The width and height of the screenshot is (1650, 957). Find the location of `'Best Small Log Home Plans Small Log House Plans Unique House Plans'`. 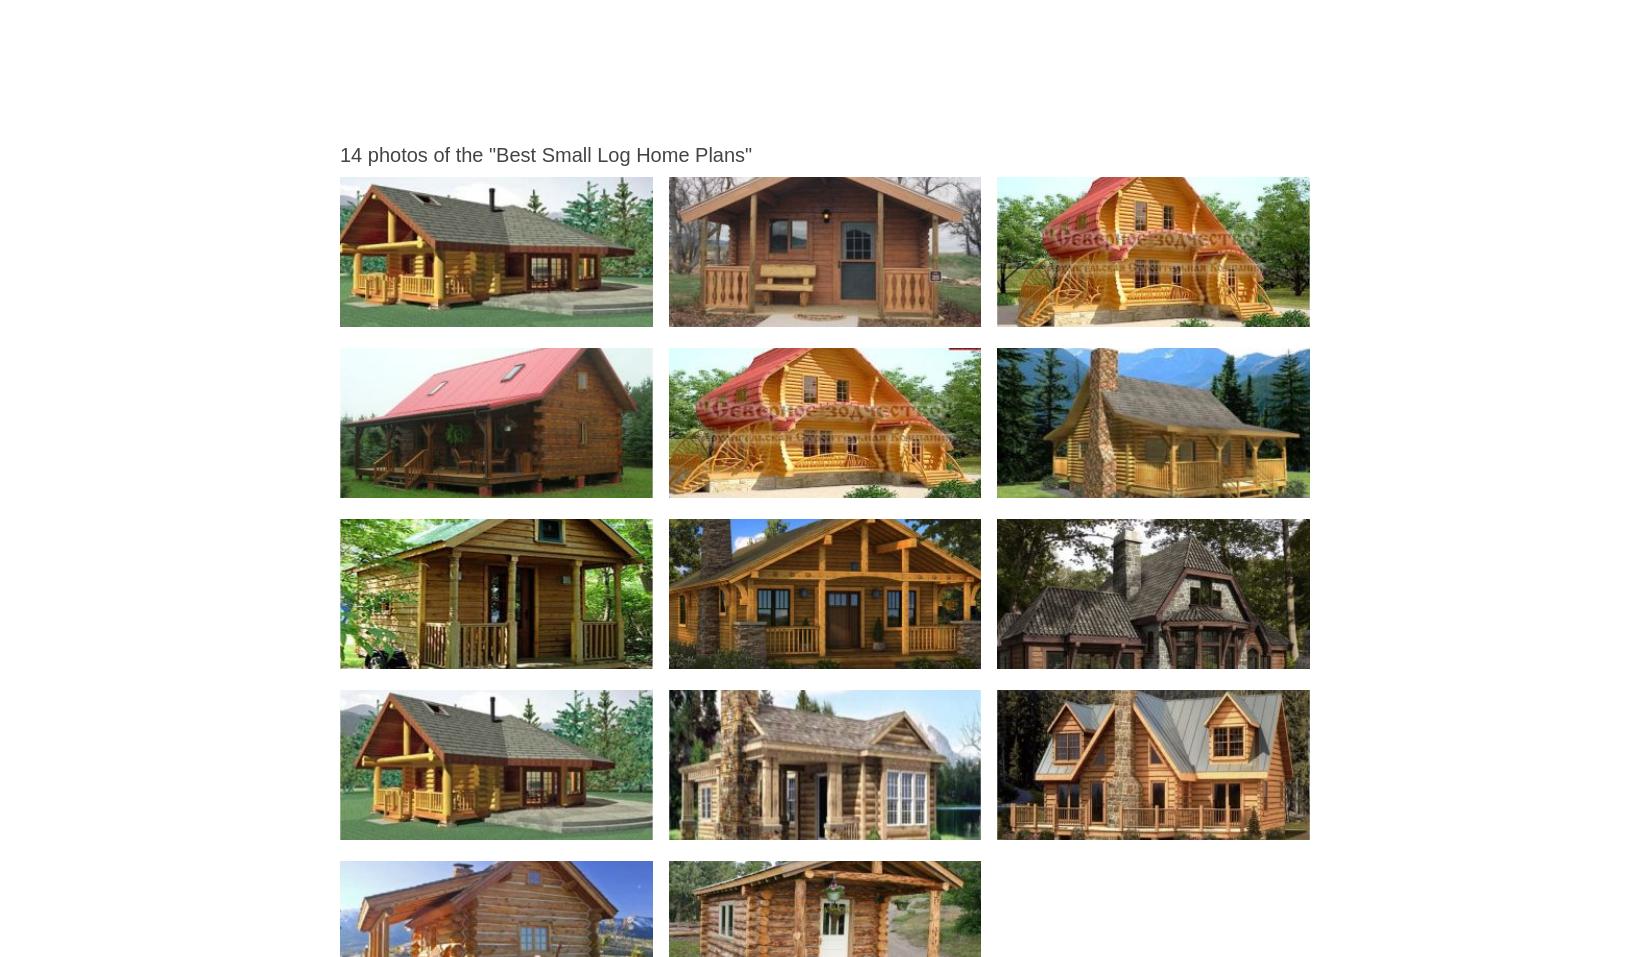

'Best Small Log Home Plans Small Log House Plans Unique House Plans' is located at coordinates (539, 480).